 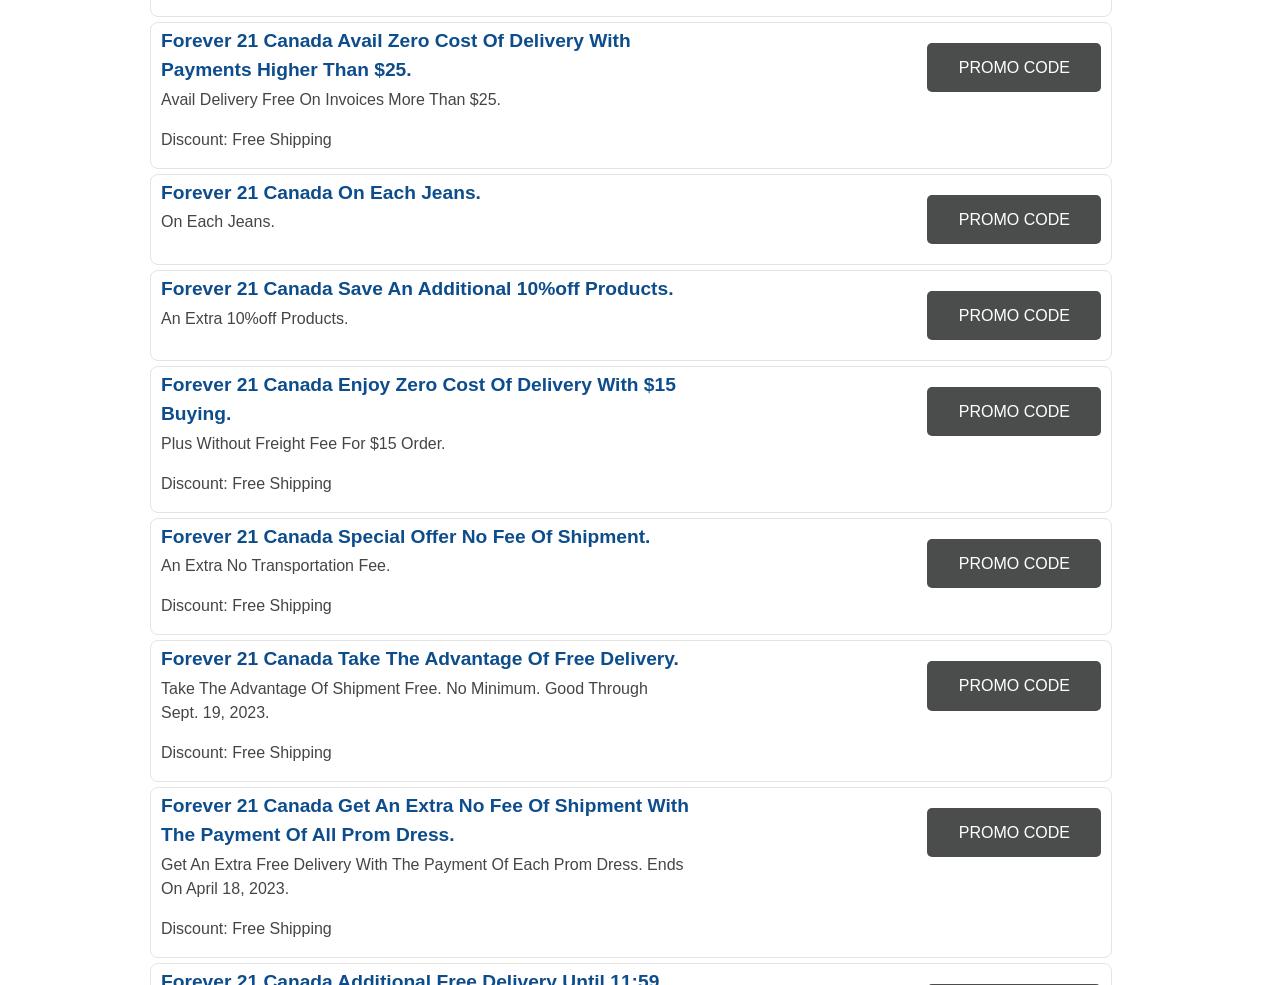 I want to click on 'Forever 21 Canada On Each Jeans.', so click(x=161, y=191).